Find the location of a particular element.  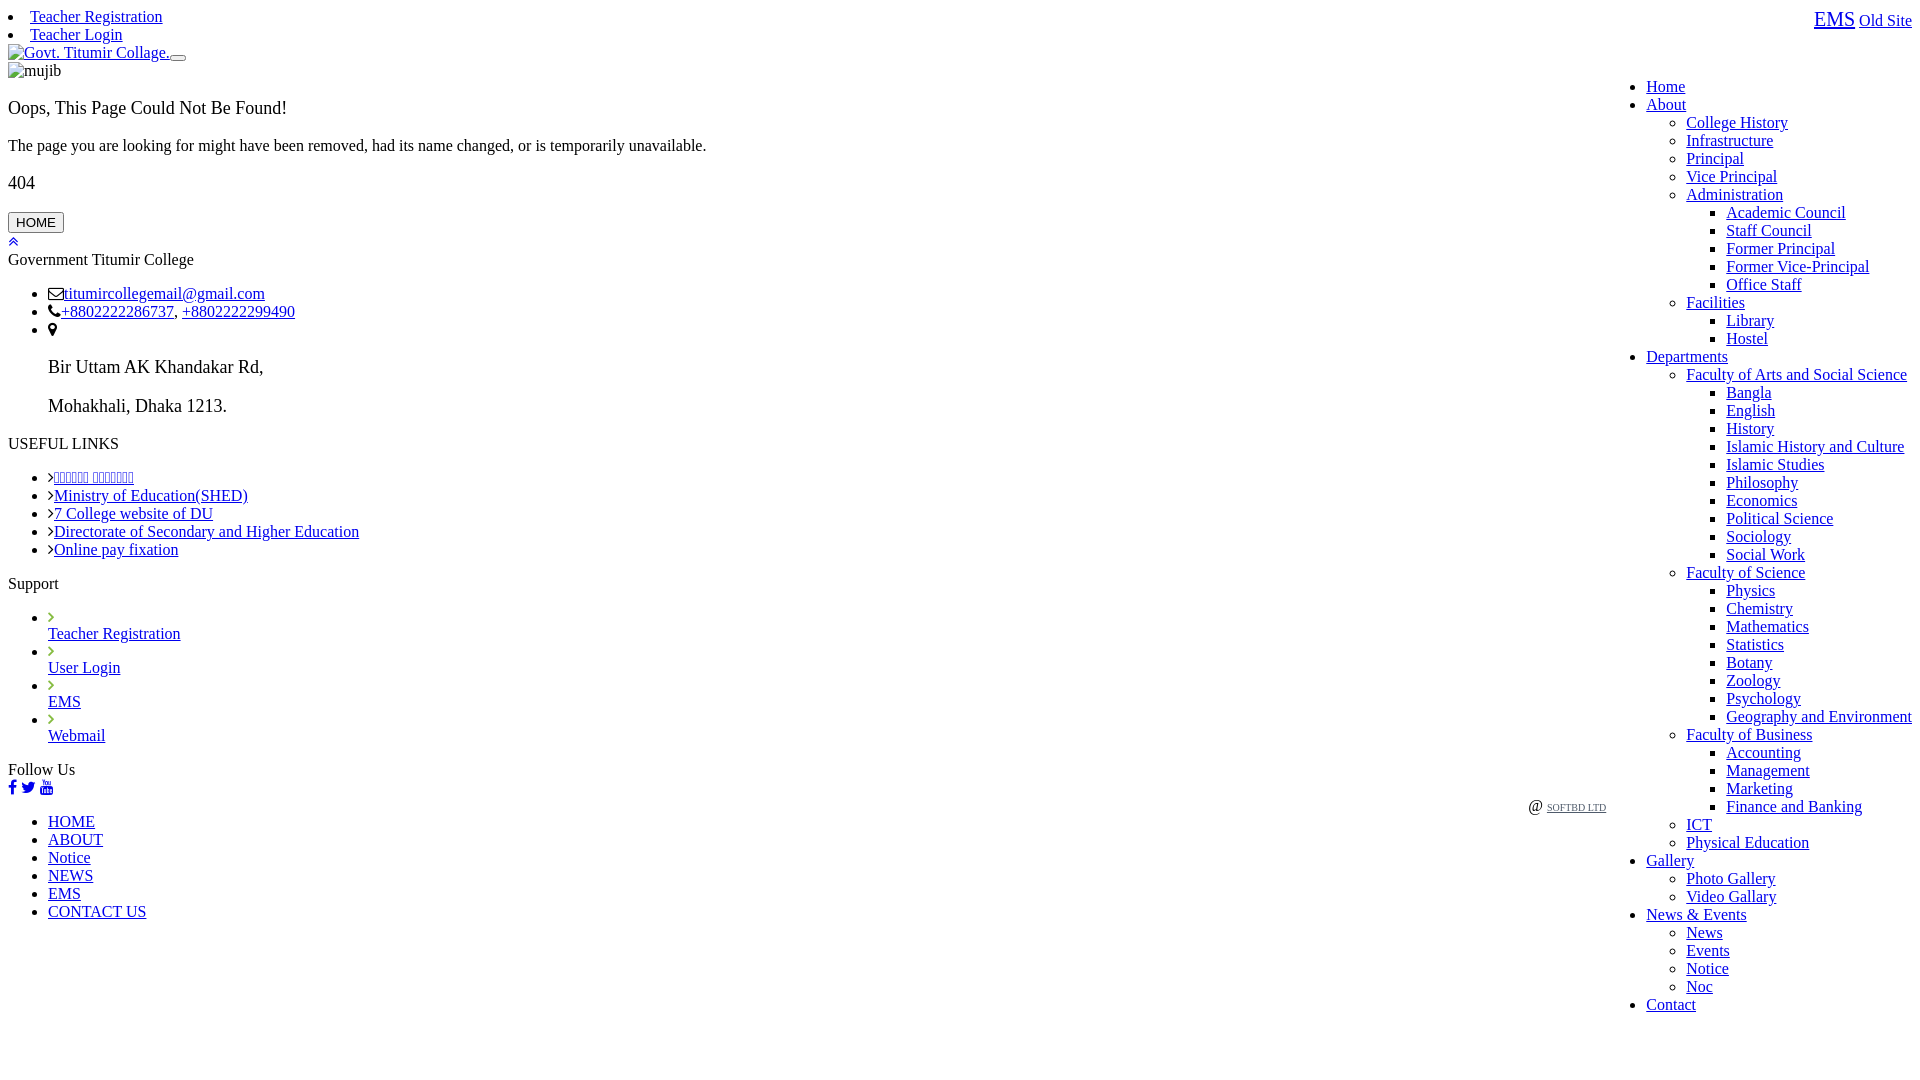

'7 College website of DU' is located at coordinates (132, 512).